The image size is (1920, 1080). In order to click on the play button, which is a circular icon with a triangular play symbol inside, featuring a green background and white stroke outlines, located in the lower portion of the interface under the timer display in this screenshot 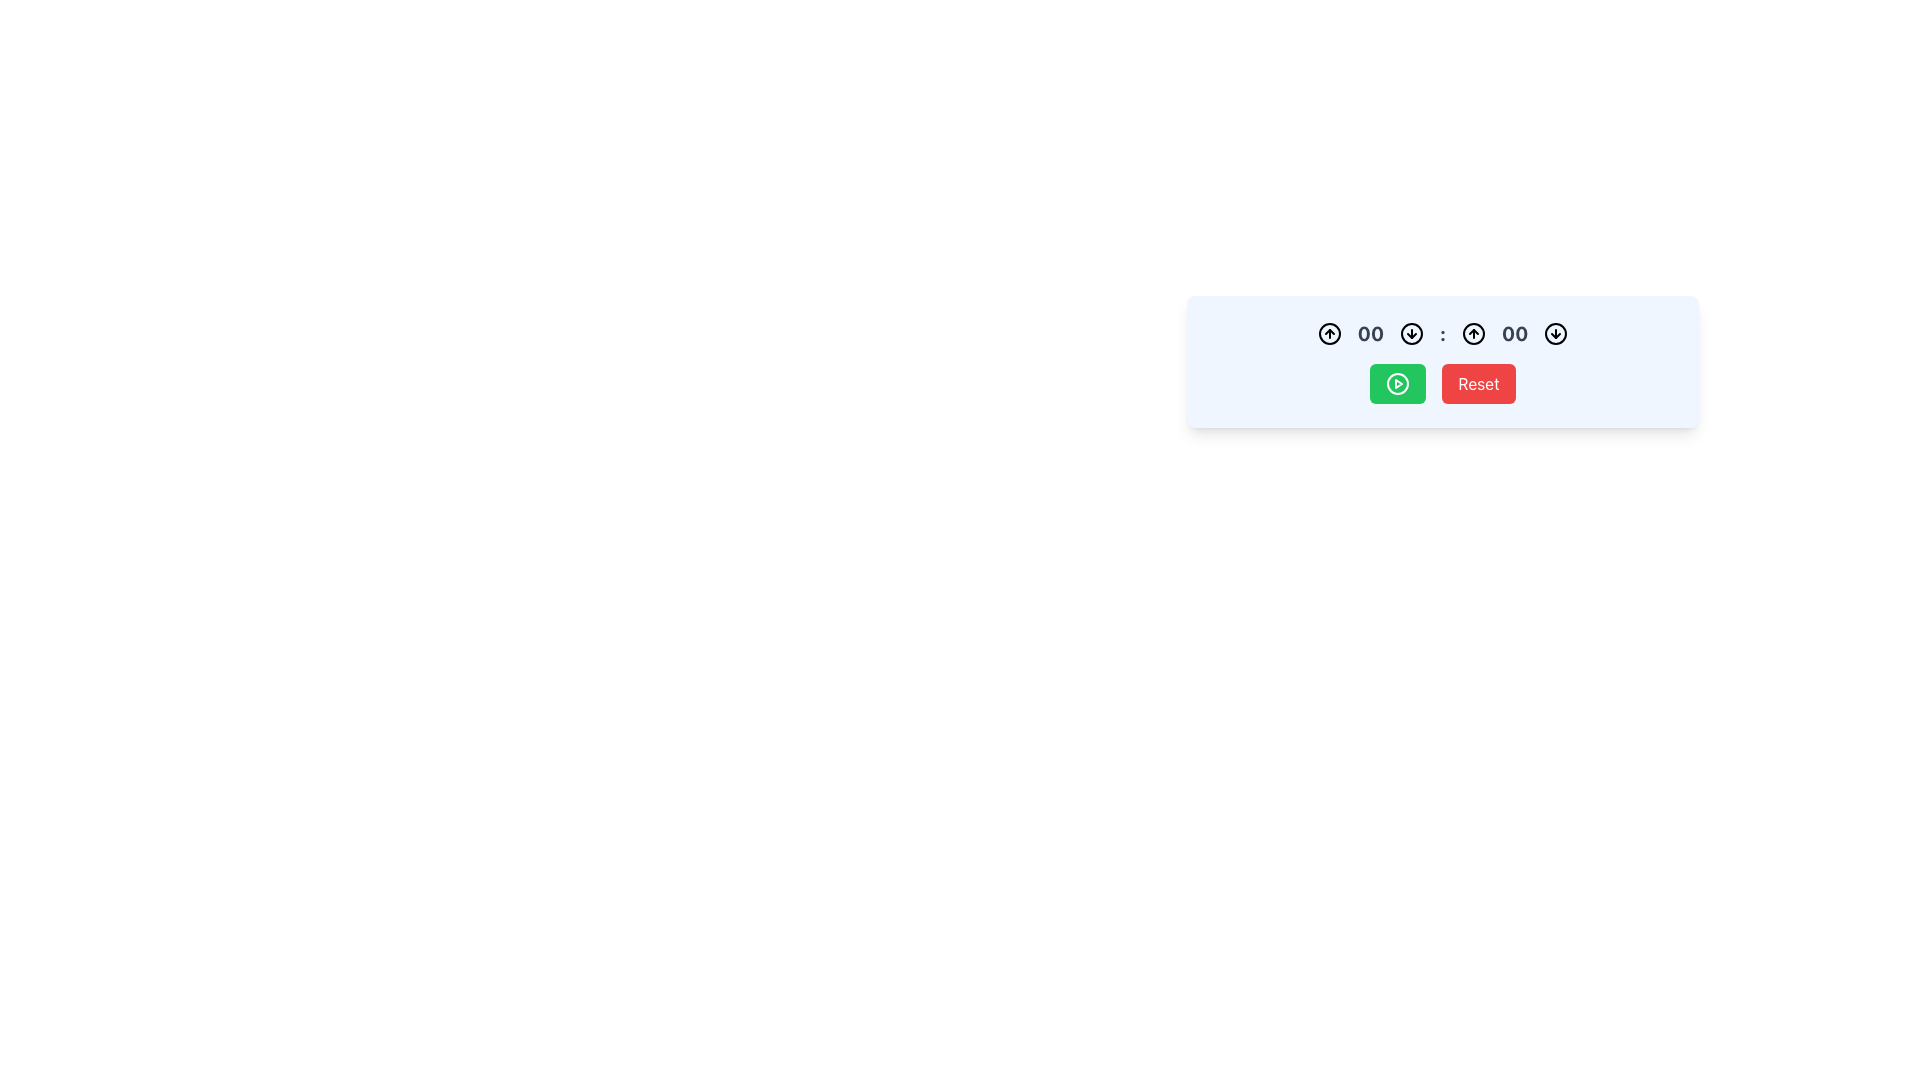, I will do `click(1397, 384)`.